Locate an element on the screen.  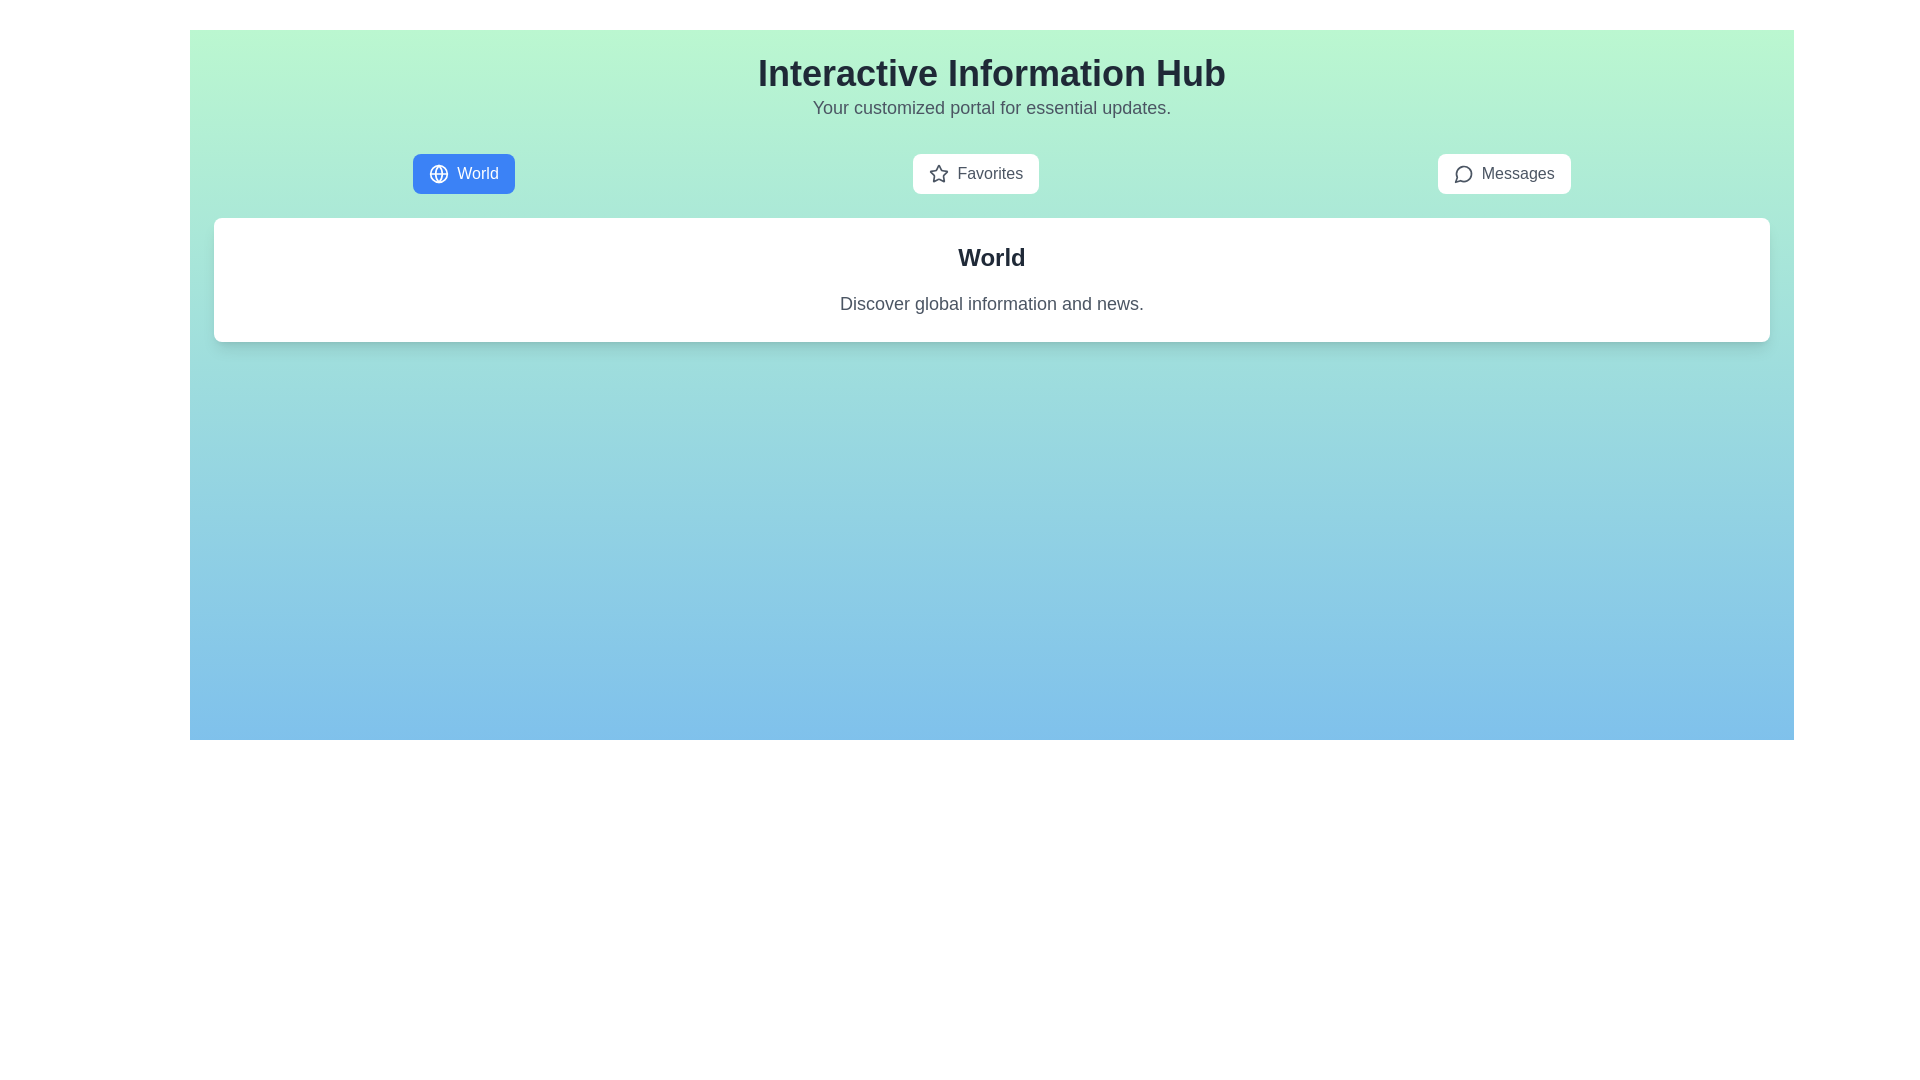
the Favorites tab to select it is located at coordinates (975, 172).